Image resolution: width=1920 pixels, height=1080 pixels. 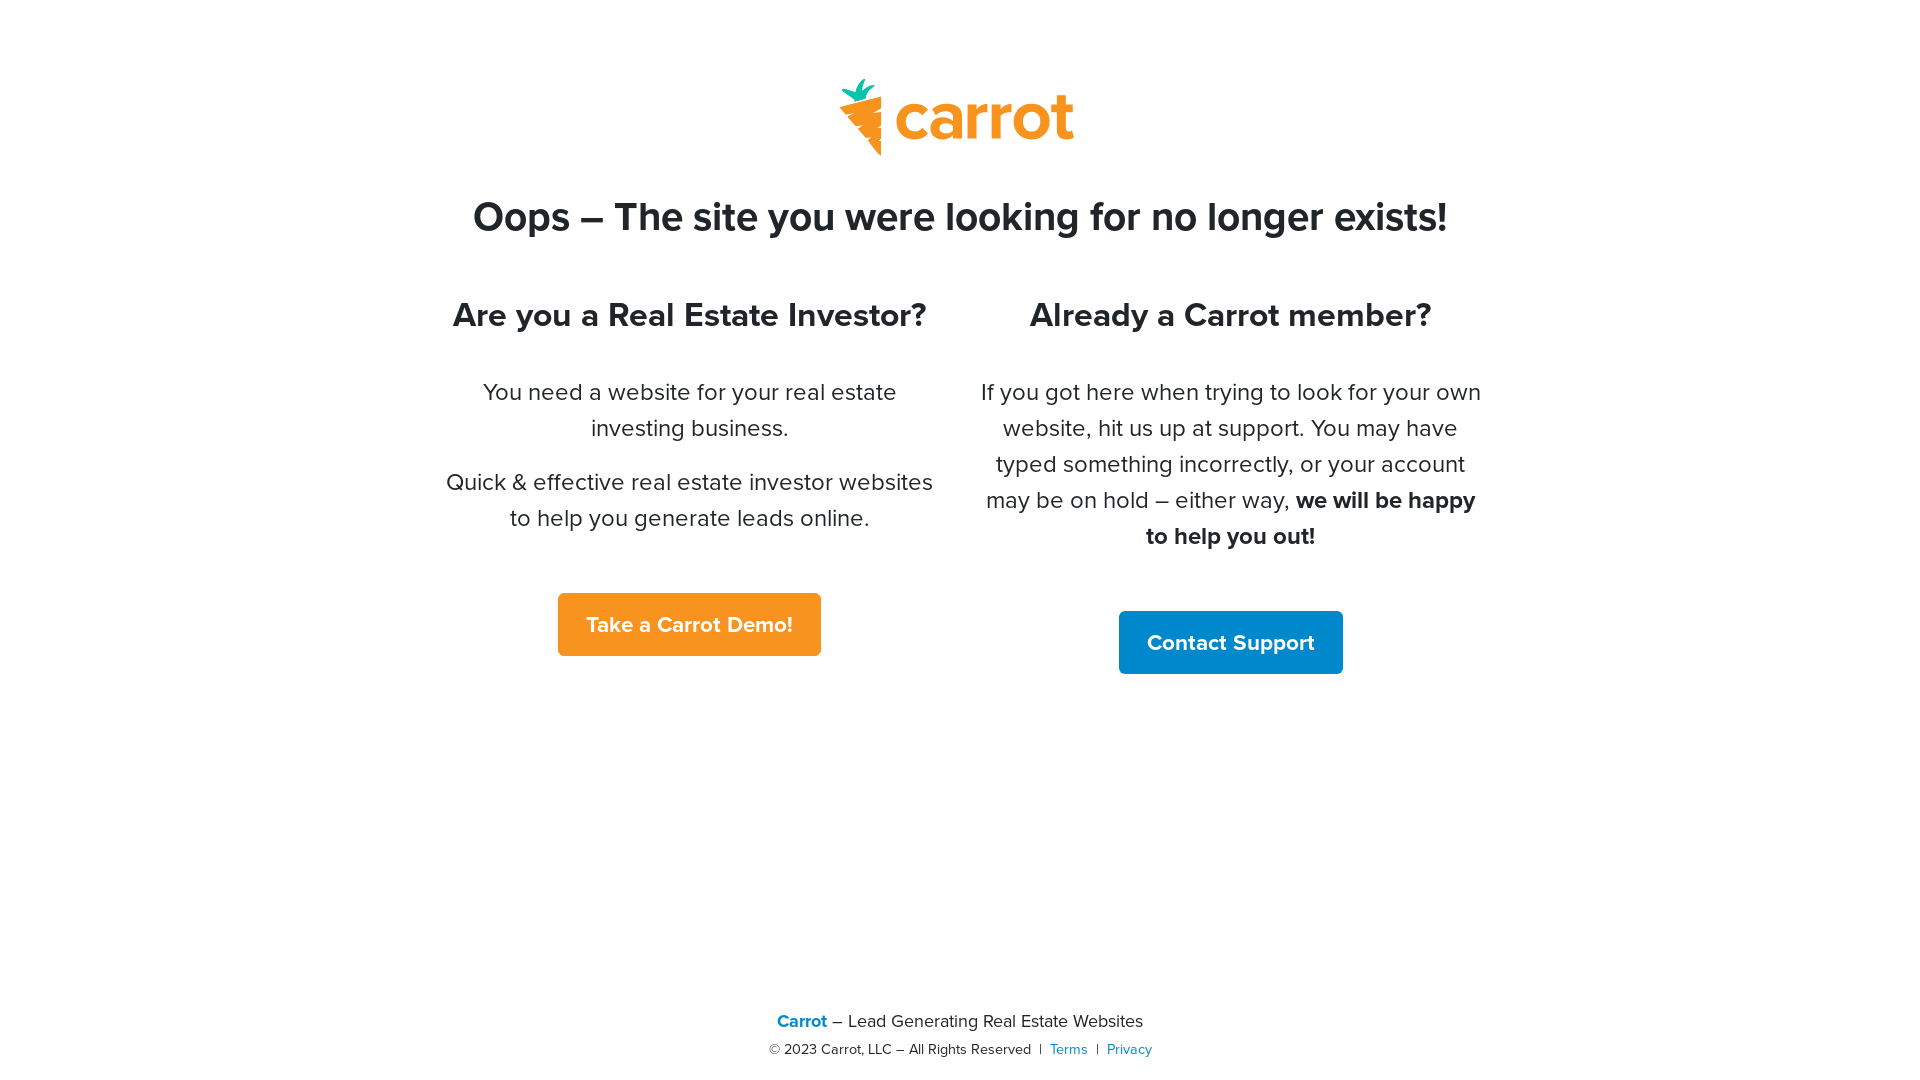 What do you see at coordinates (776, 1021) in the screenshot?
I see `'Carrot'` at bounding box center [776, 1021].